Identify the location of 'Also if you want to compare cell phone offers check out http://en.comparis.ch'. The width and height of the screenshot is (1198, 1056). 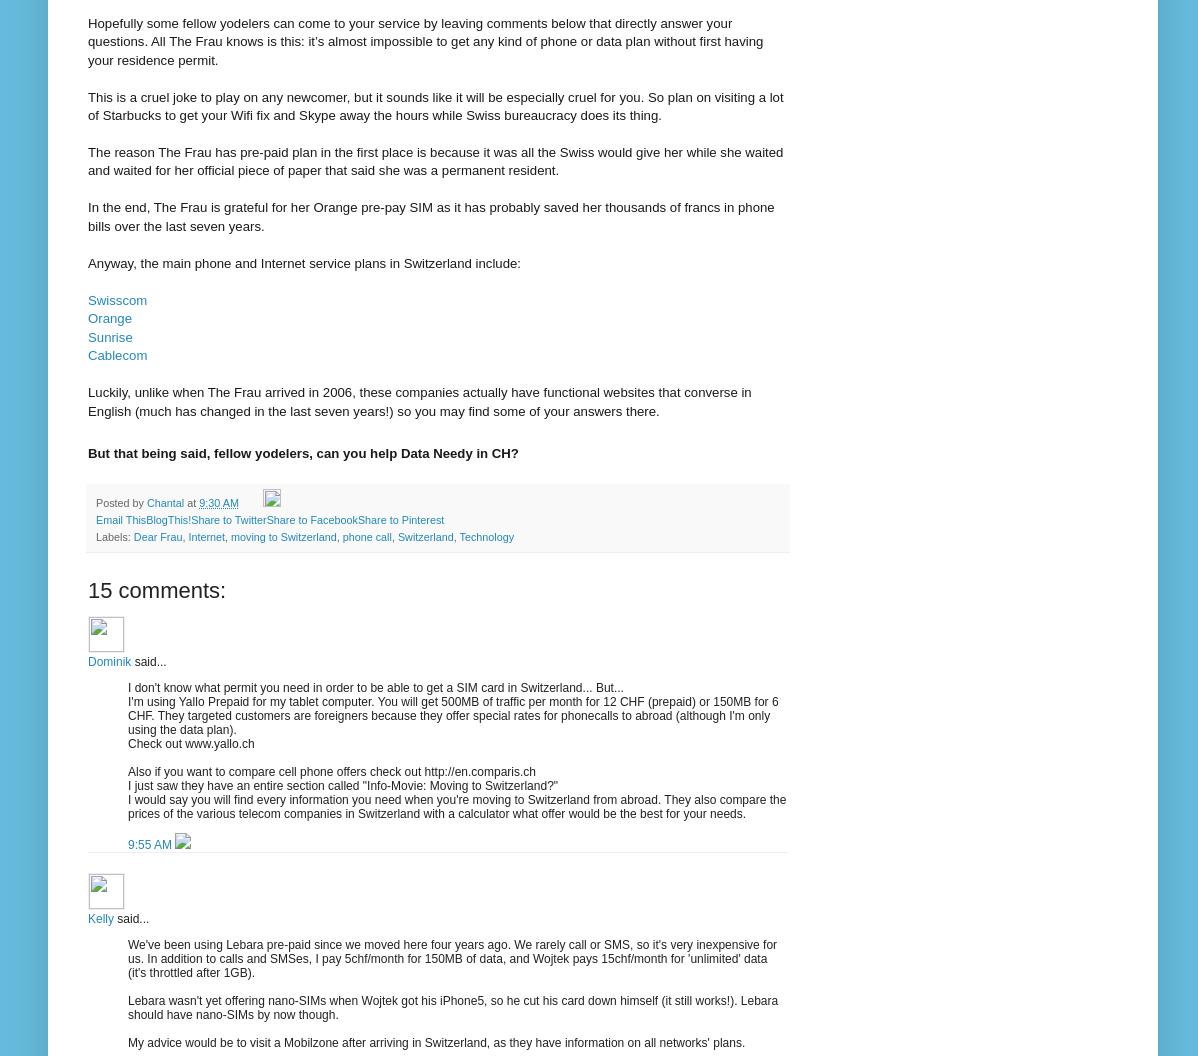
(330, 769).